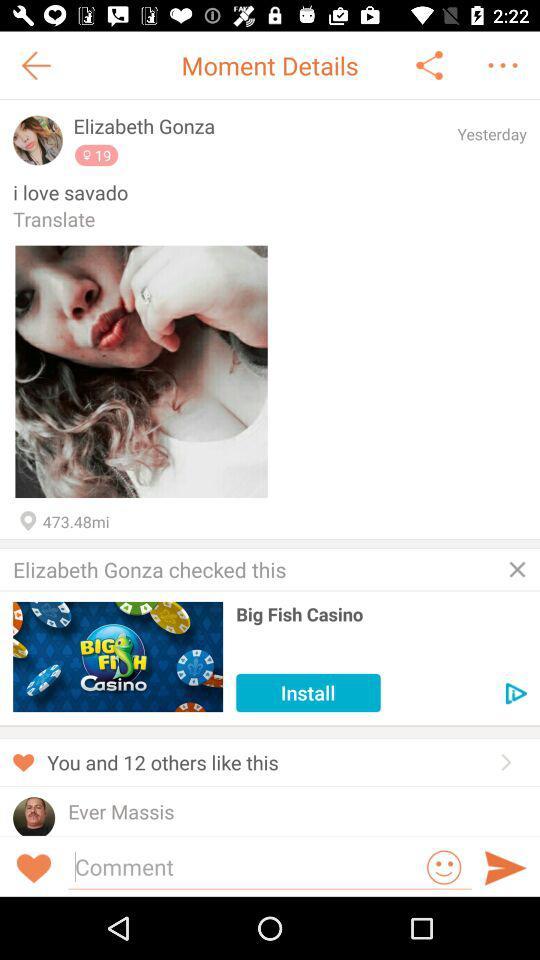 This screenshot has width=540, height=960. What do you see at coordinates (38, 139) in the screenshot?
I see `profile identification` at bounding box center [38, 139].